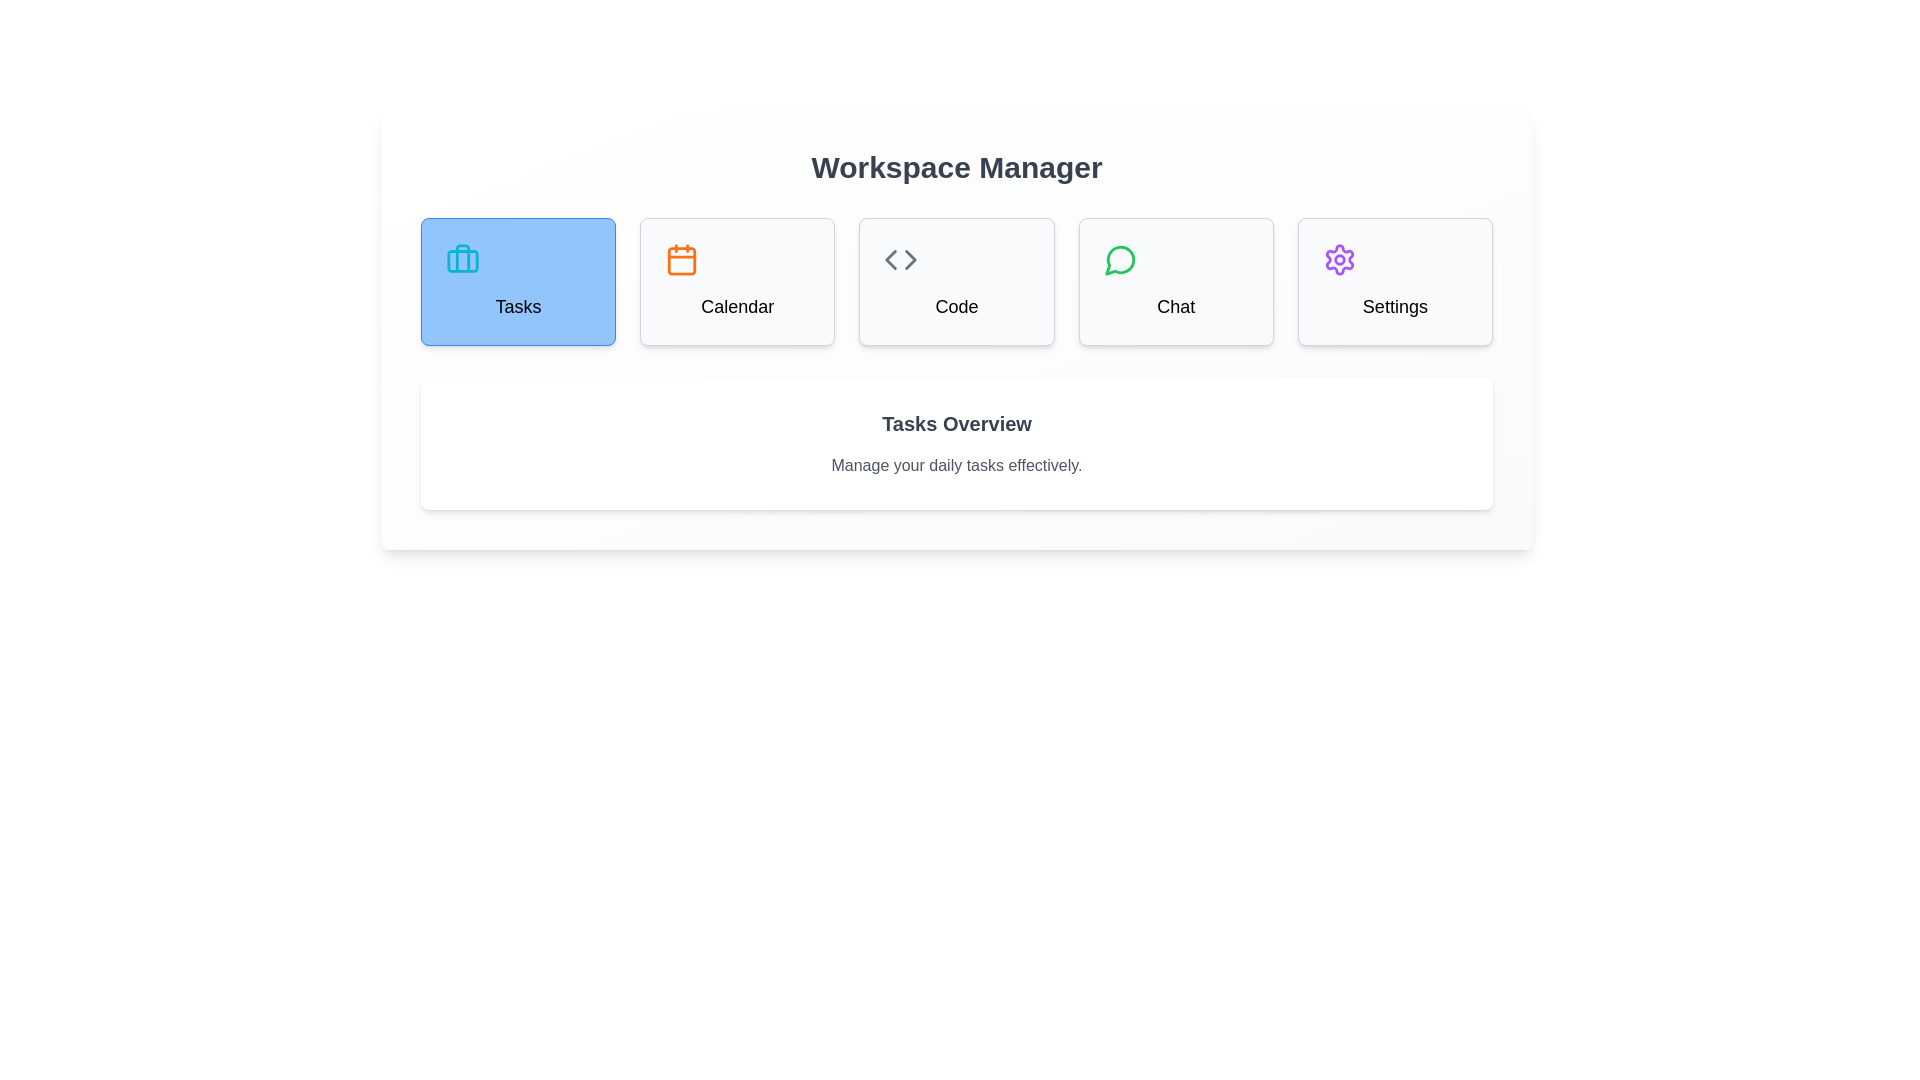 This screenshot has width=1920, height=1080. I want to click on the gear-shaped icon within the 'Settings' button, which is the last in a row of five buttons at the top of the interface, so click(1339, 258).